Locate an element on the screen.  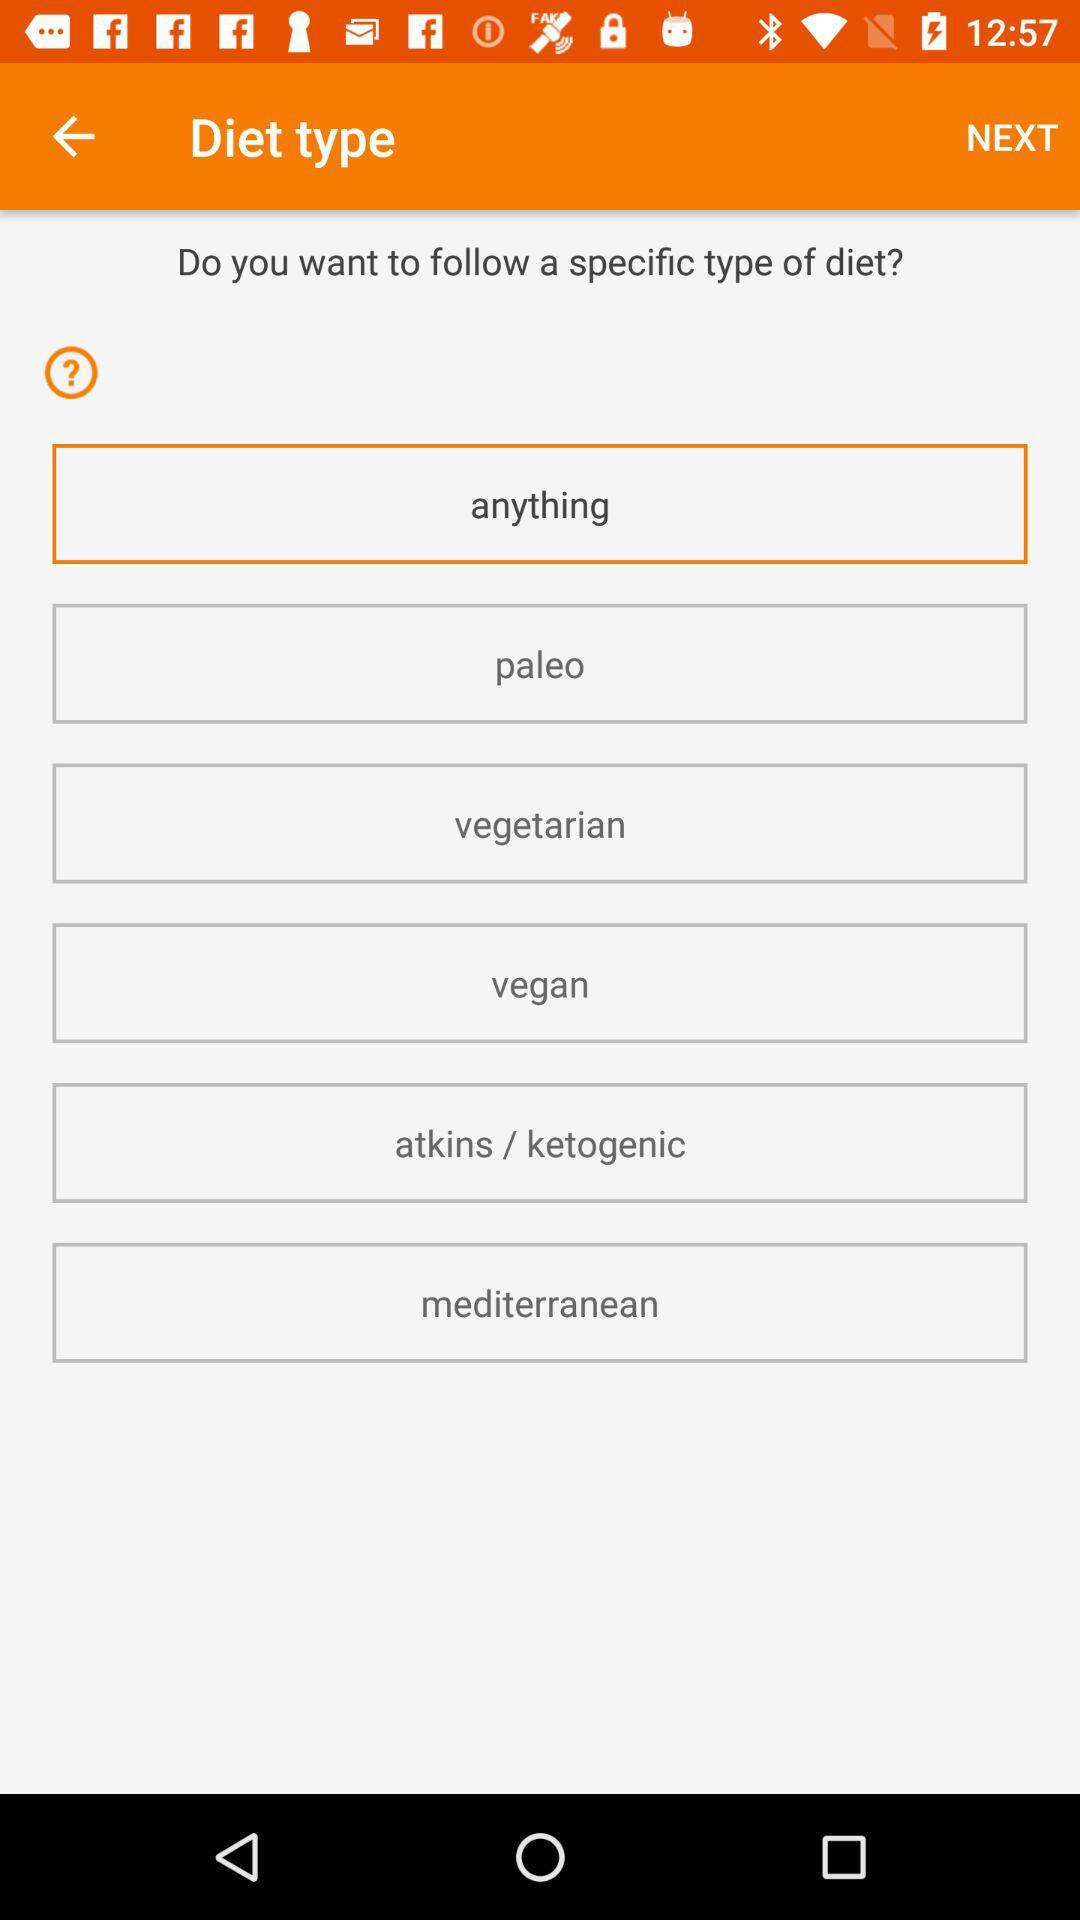
do you want is located at coordinates (540, 259).